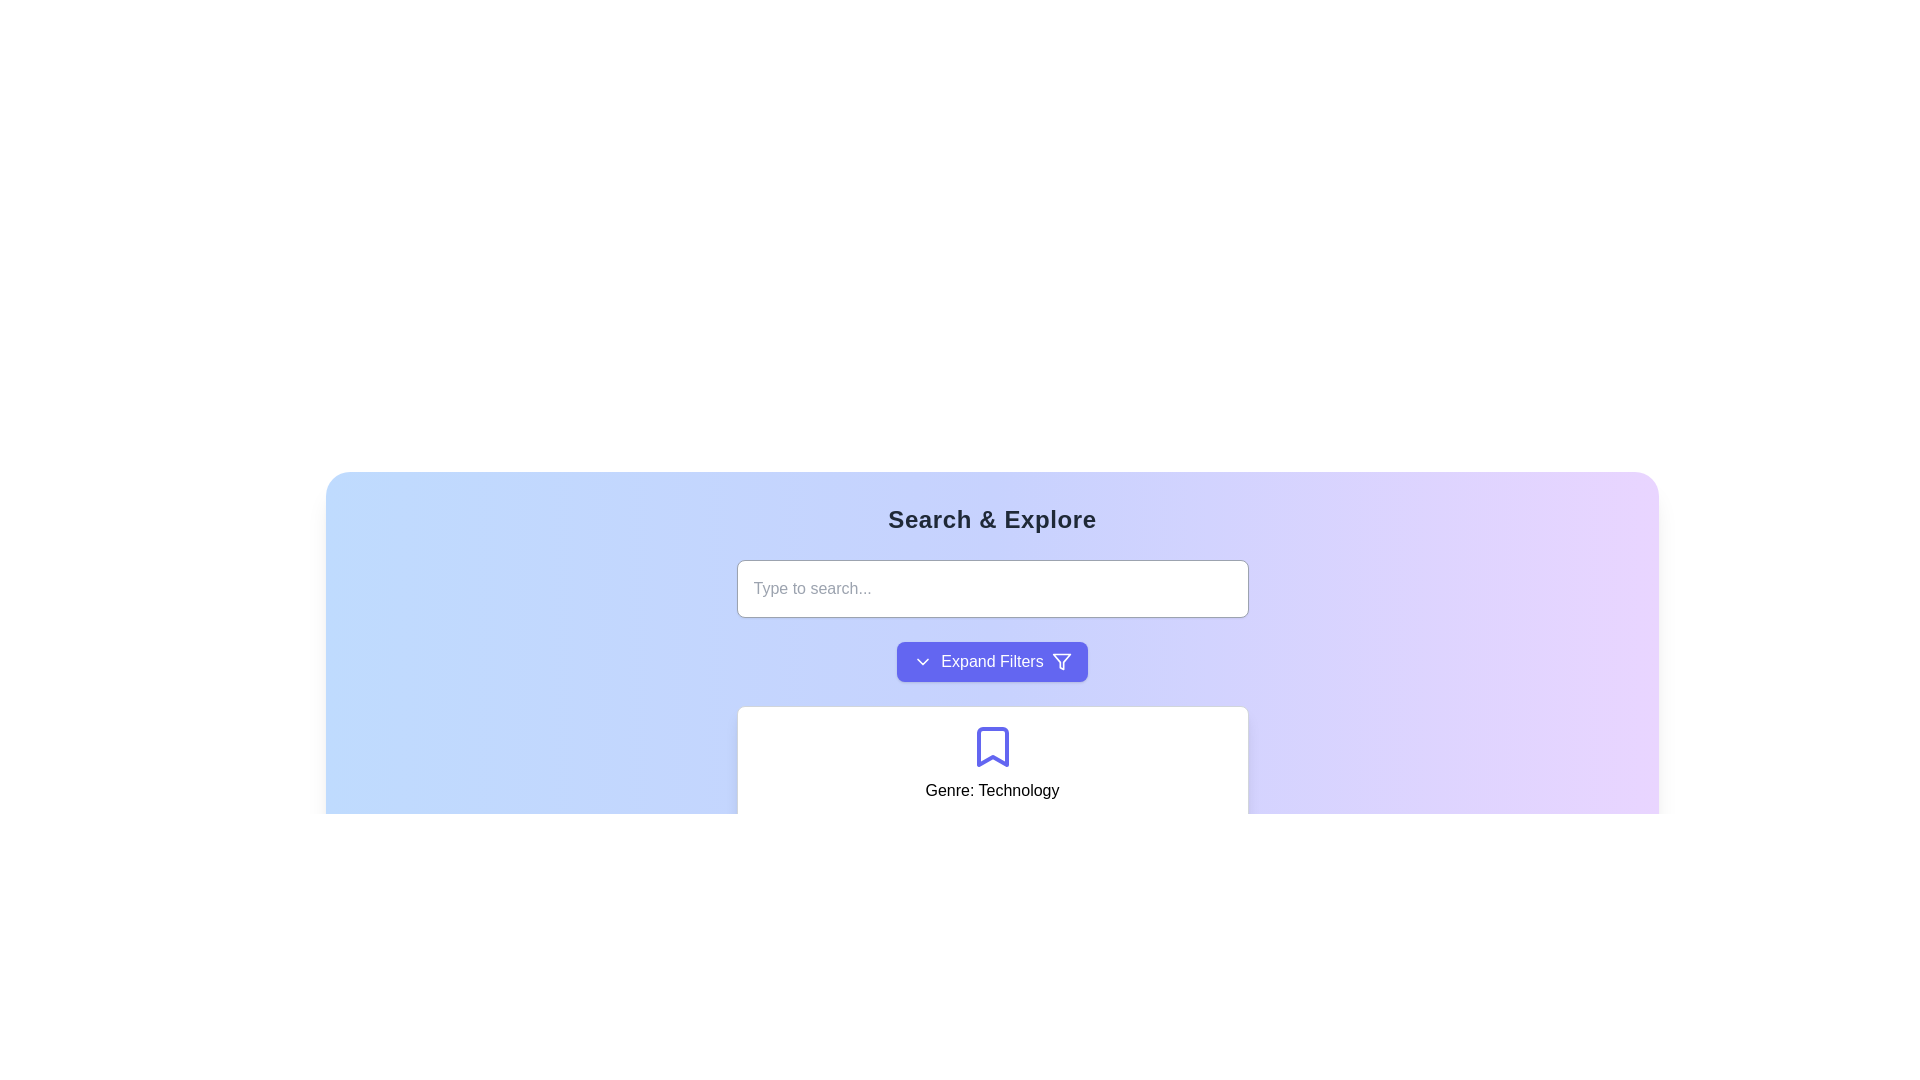 The image size is (1920, 1080). What do you see at coordinates (1060, 662) in the screenshot?
I see `the funnel-like filter icon located at the far right of the 'Expand Filters' button, which is styled in indigo and adjacent to the button's text label` at bounding box center [1060, 662].